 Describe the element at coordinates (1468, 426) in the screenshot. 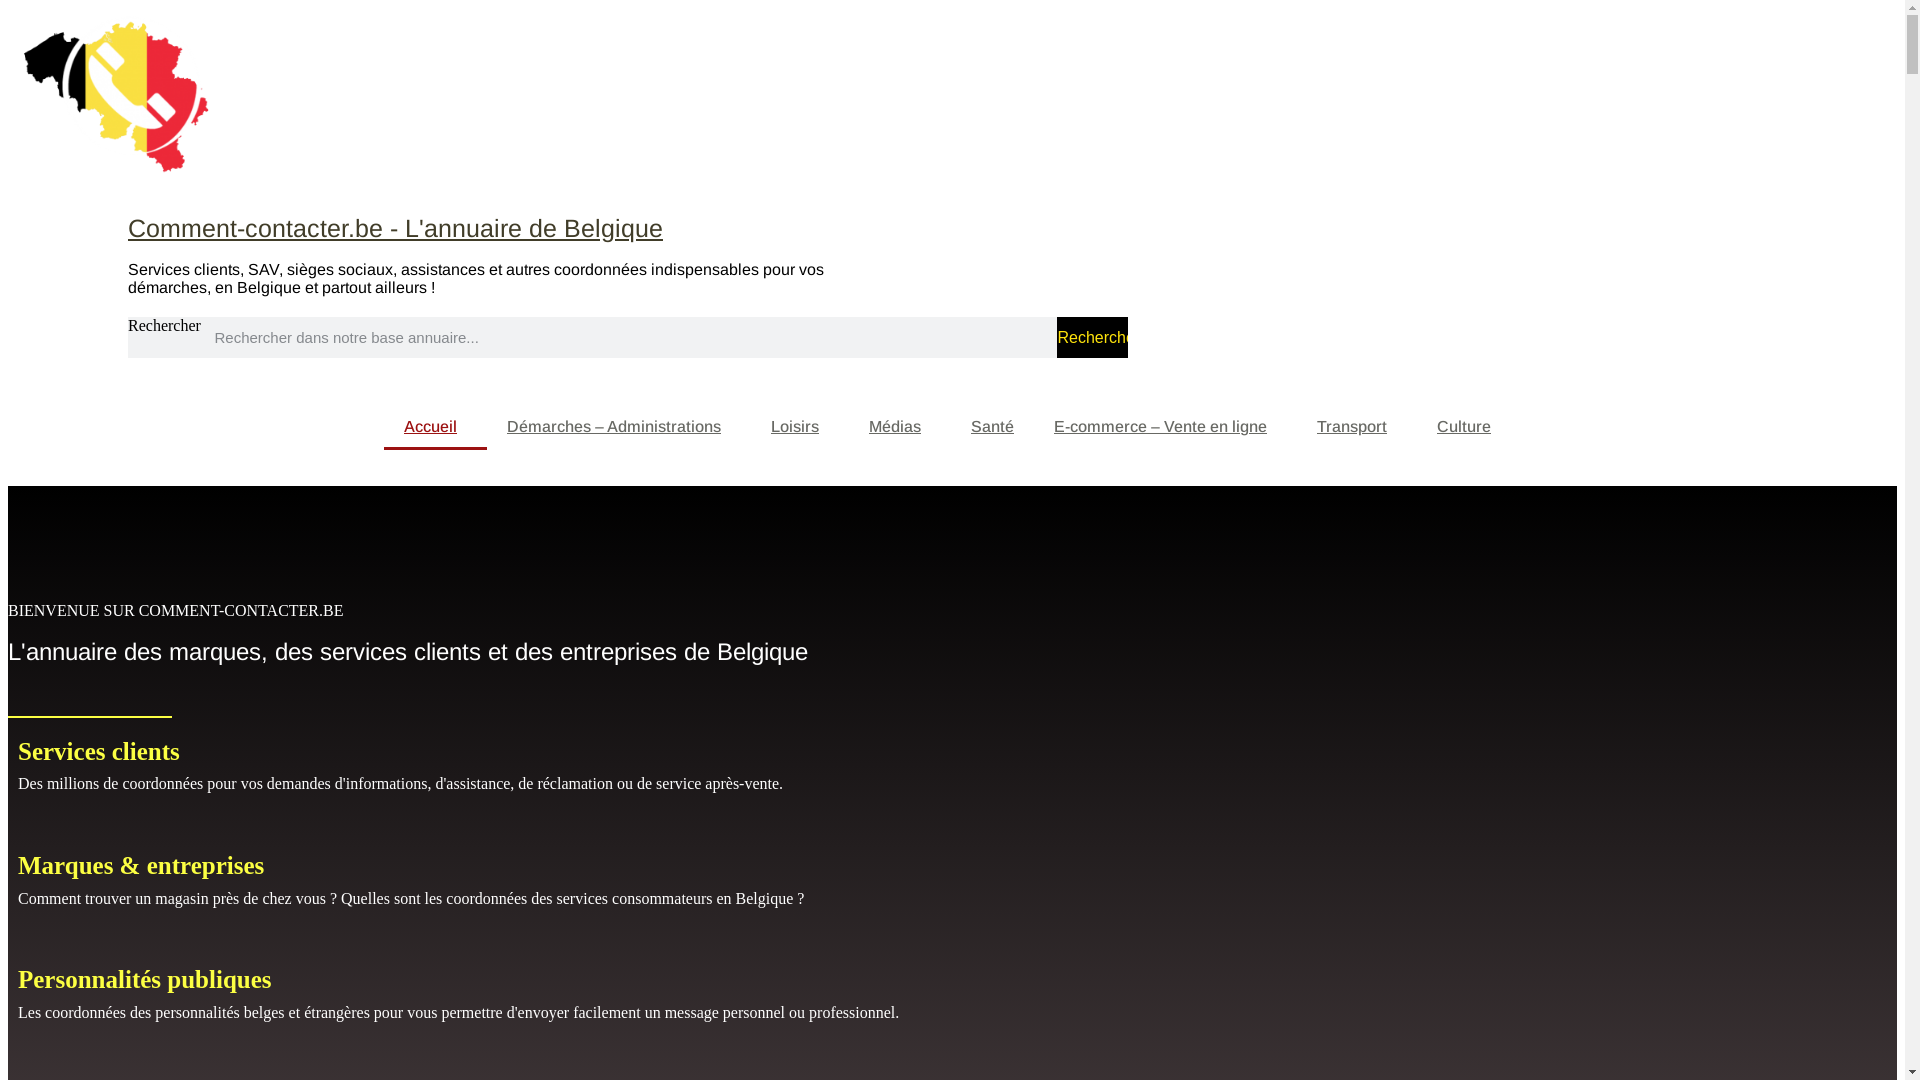

I see `'Culture'` at that location.